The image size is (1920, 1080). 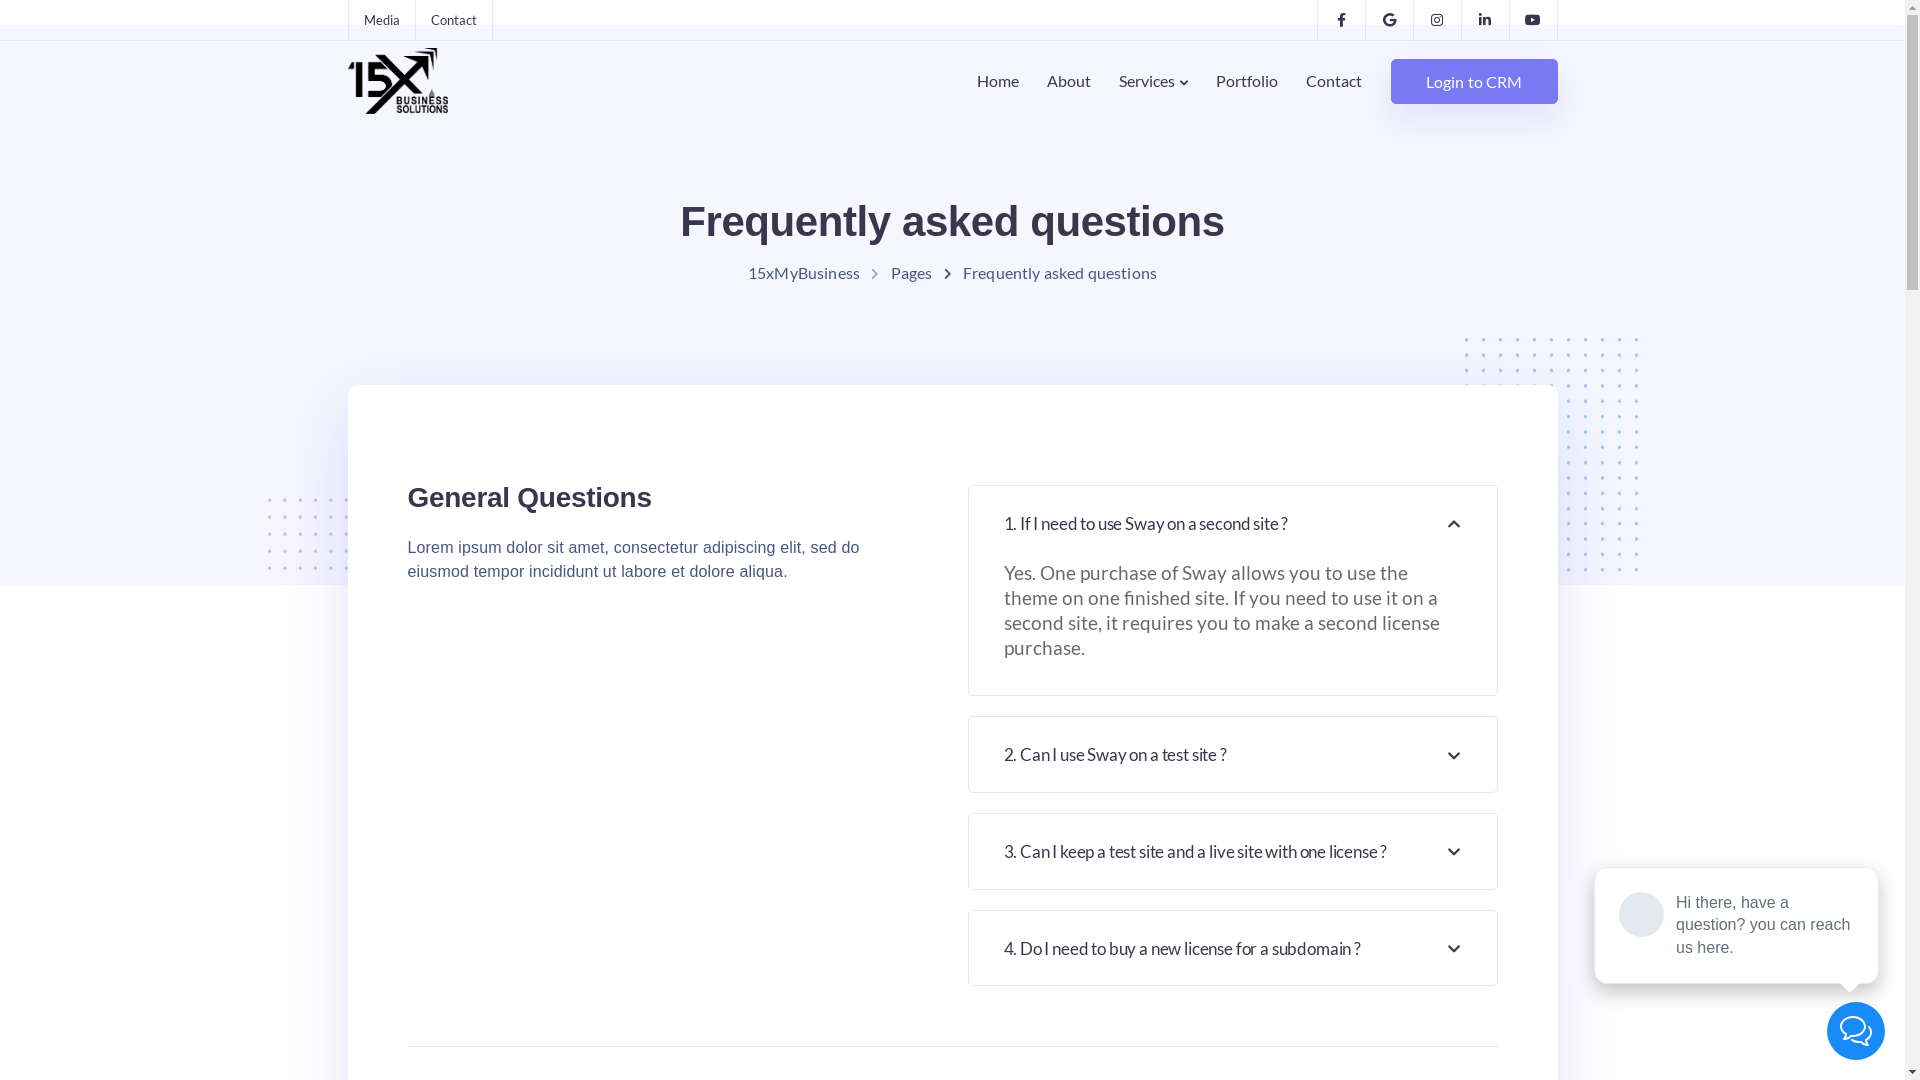 What do you see at coordinates (652, 741) in the screenshot?
I see `'CRM Services'` at bounding box center [652, 741].